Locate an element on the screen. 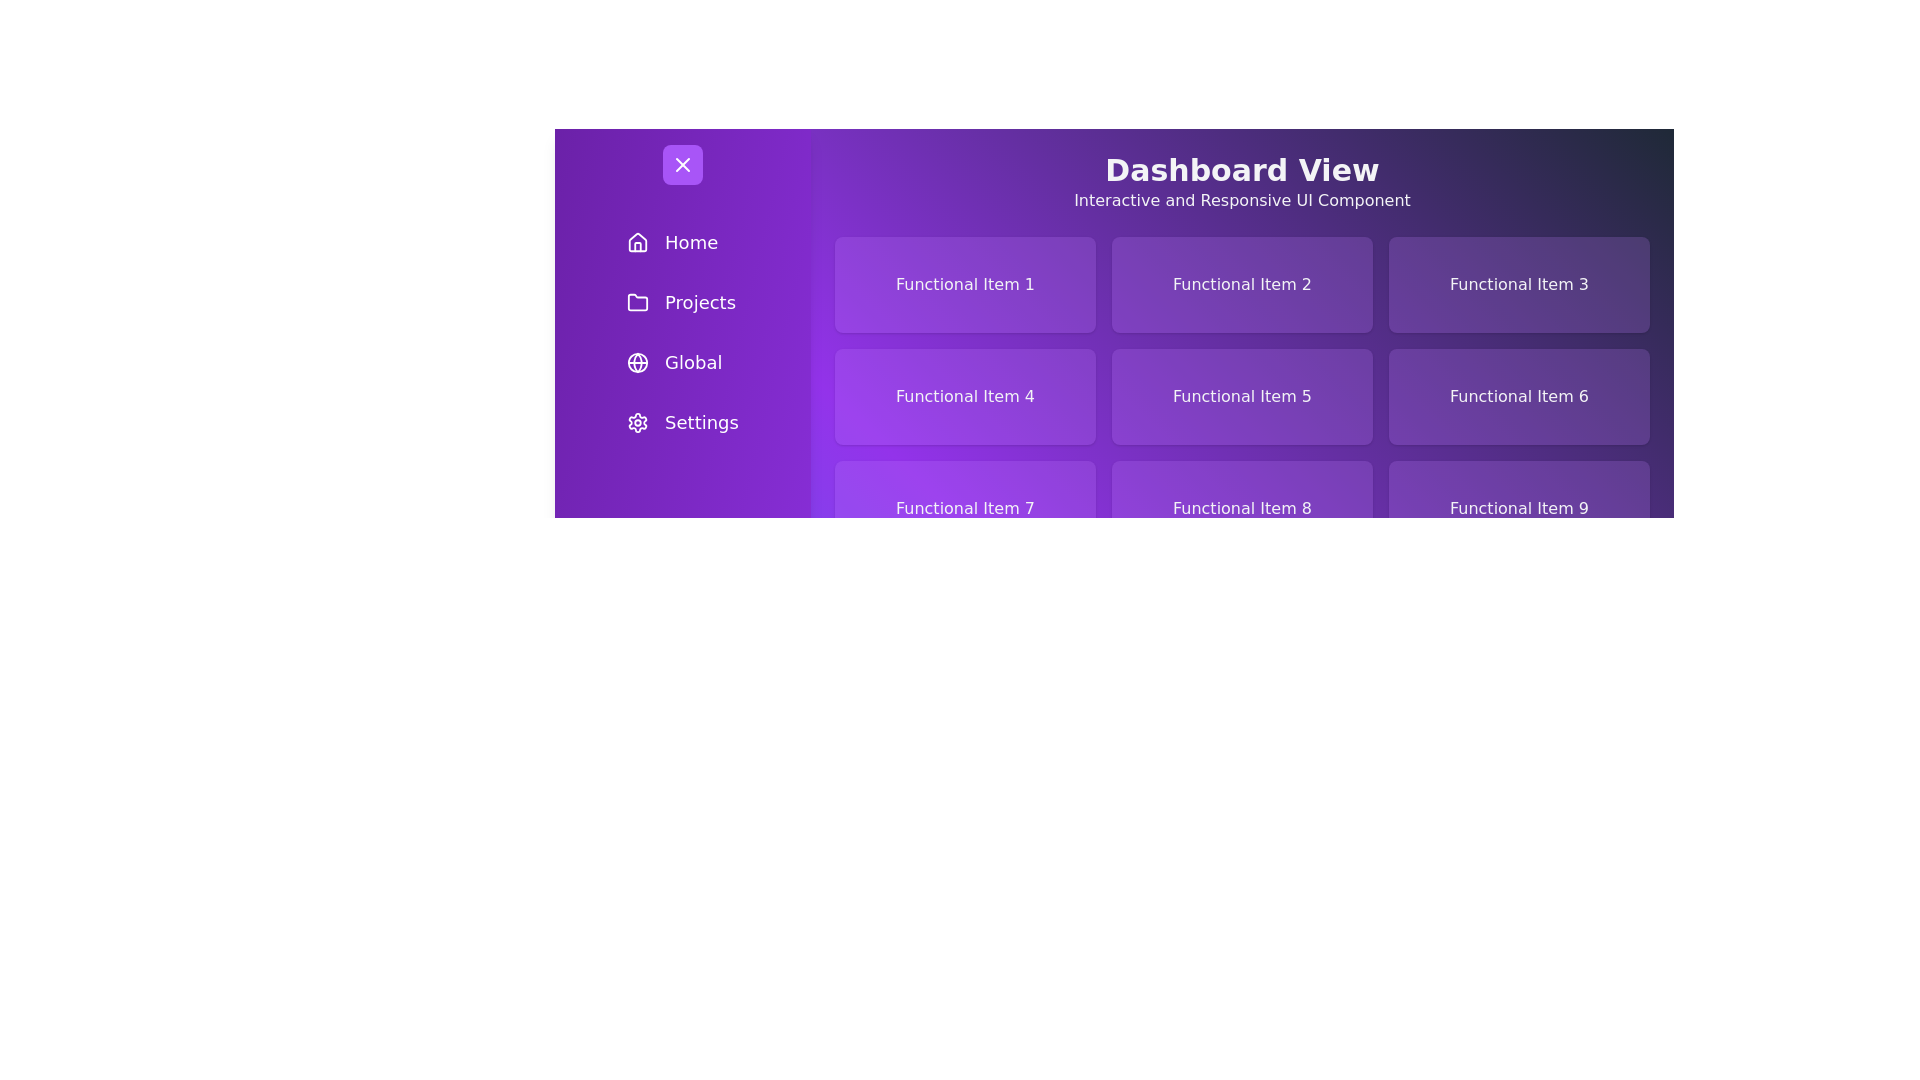 The width and height of the screenshot is (1920, 1080). the menu item labeled 'Projects' to observe its hover effect is located at coordinates (682, 303).